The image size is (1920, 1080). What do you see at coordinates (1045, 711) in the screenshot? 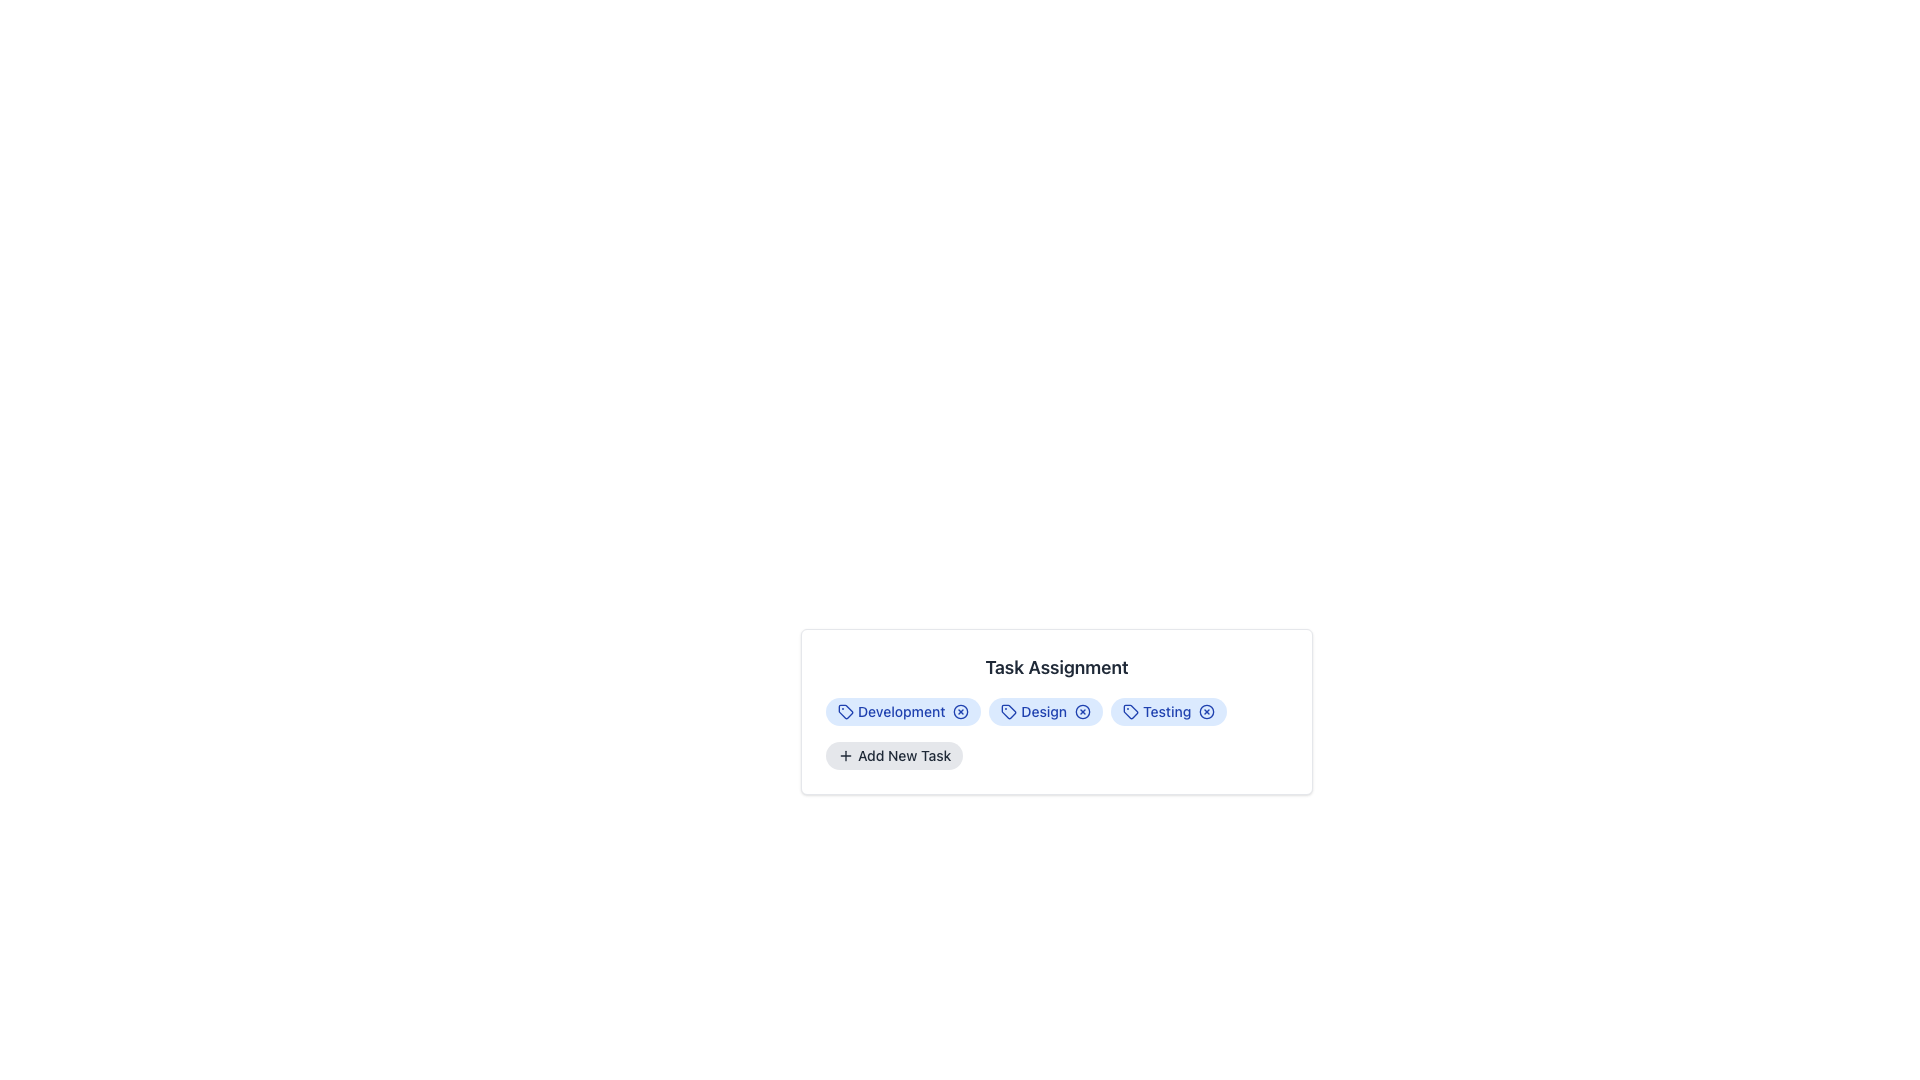
I see `label of the task element labeled 'Design', which is a composite component containing a label and a button, to identify its category` at bounding box center [1045, 711].